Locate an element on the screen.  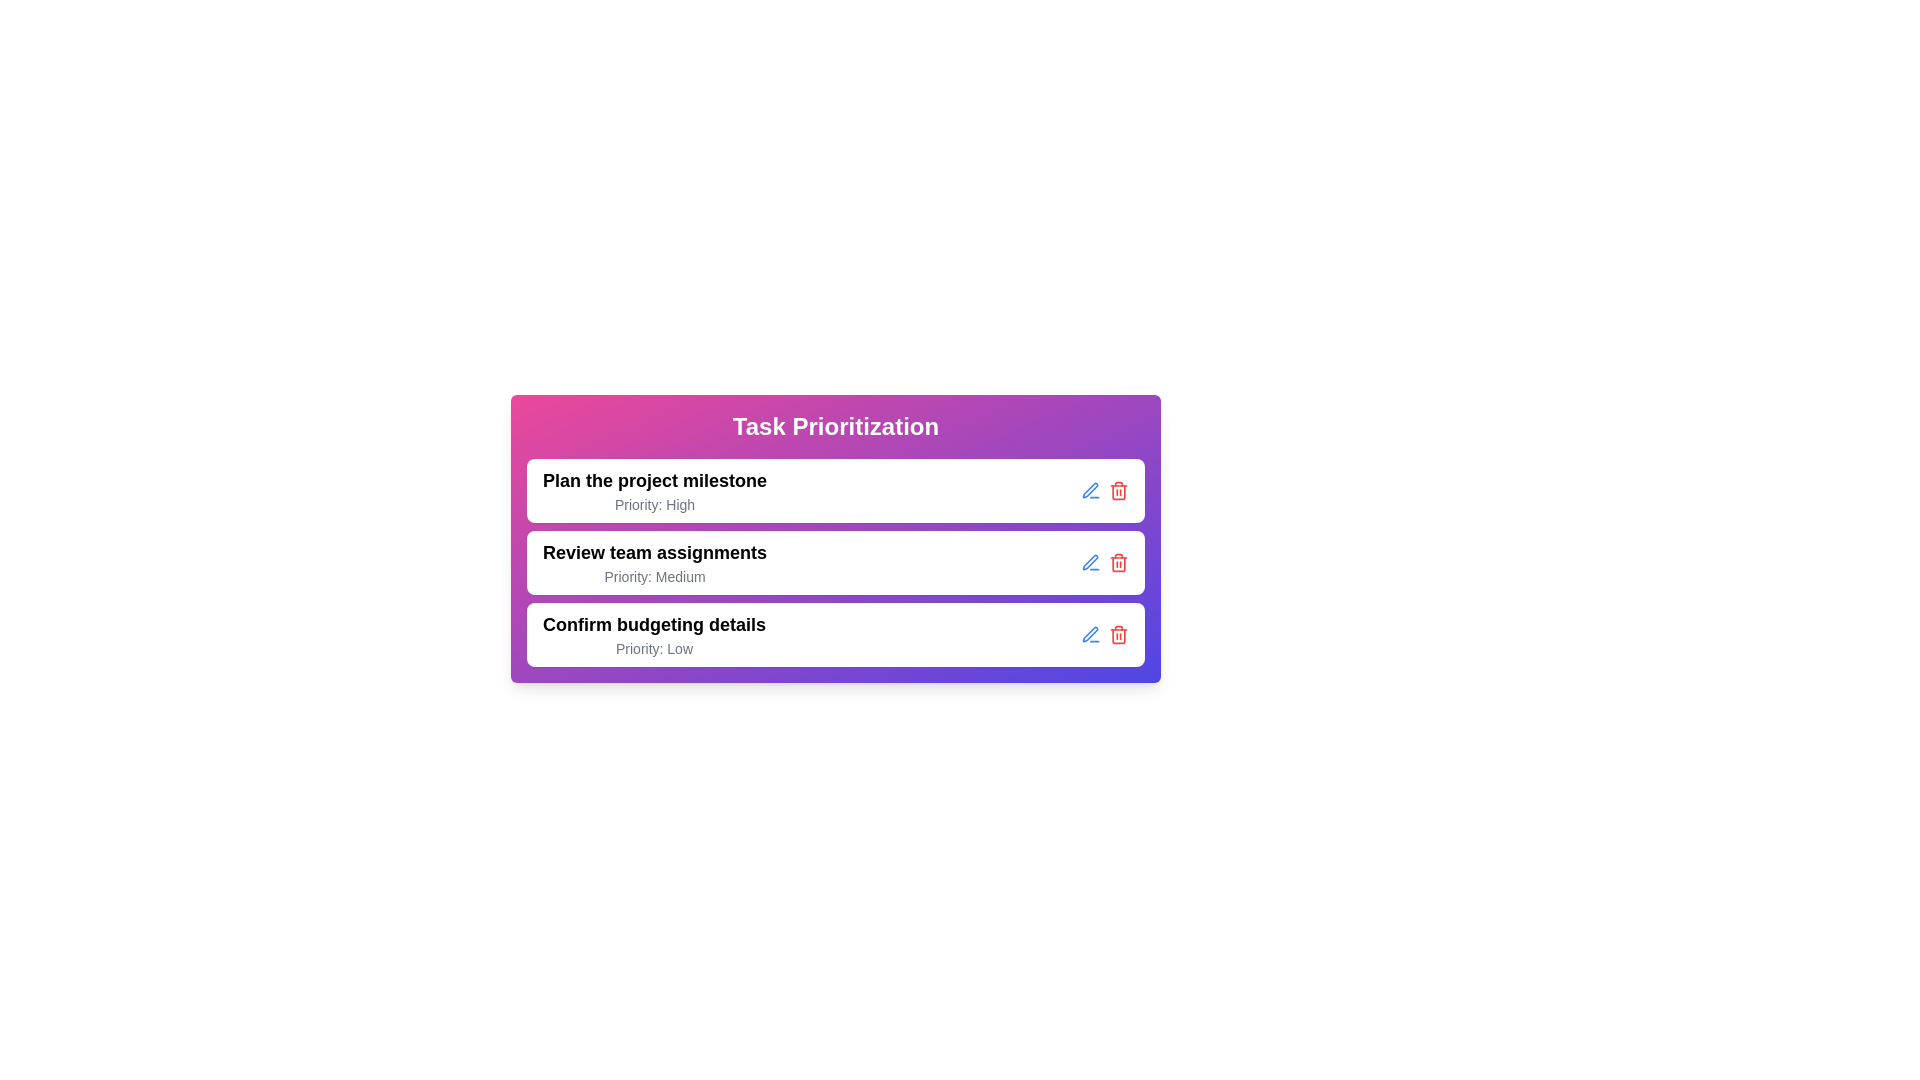
the task card labeled 'Review team assignments' which is the second card in a vertical list, displaying a priority level of 'Medium' is located at coordinates (835, 563).